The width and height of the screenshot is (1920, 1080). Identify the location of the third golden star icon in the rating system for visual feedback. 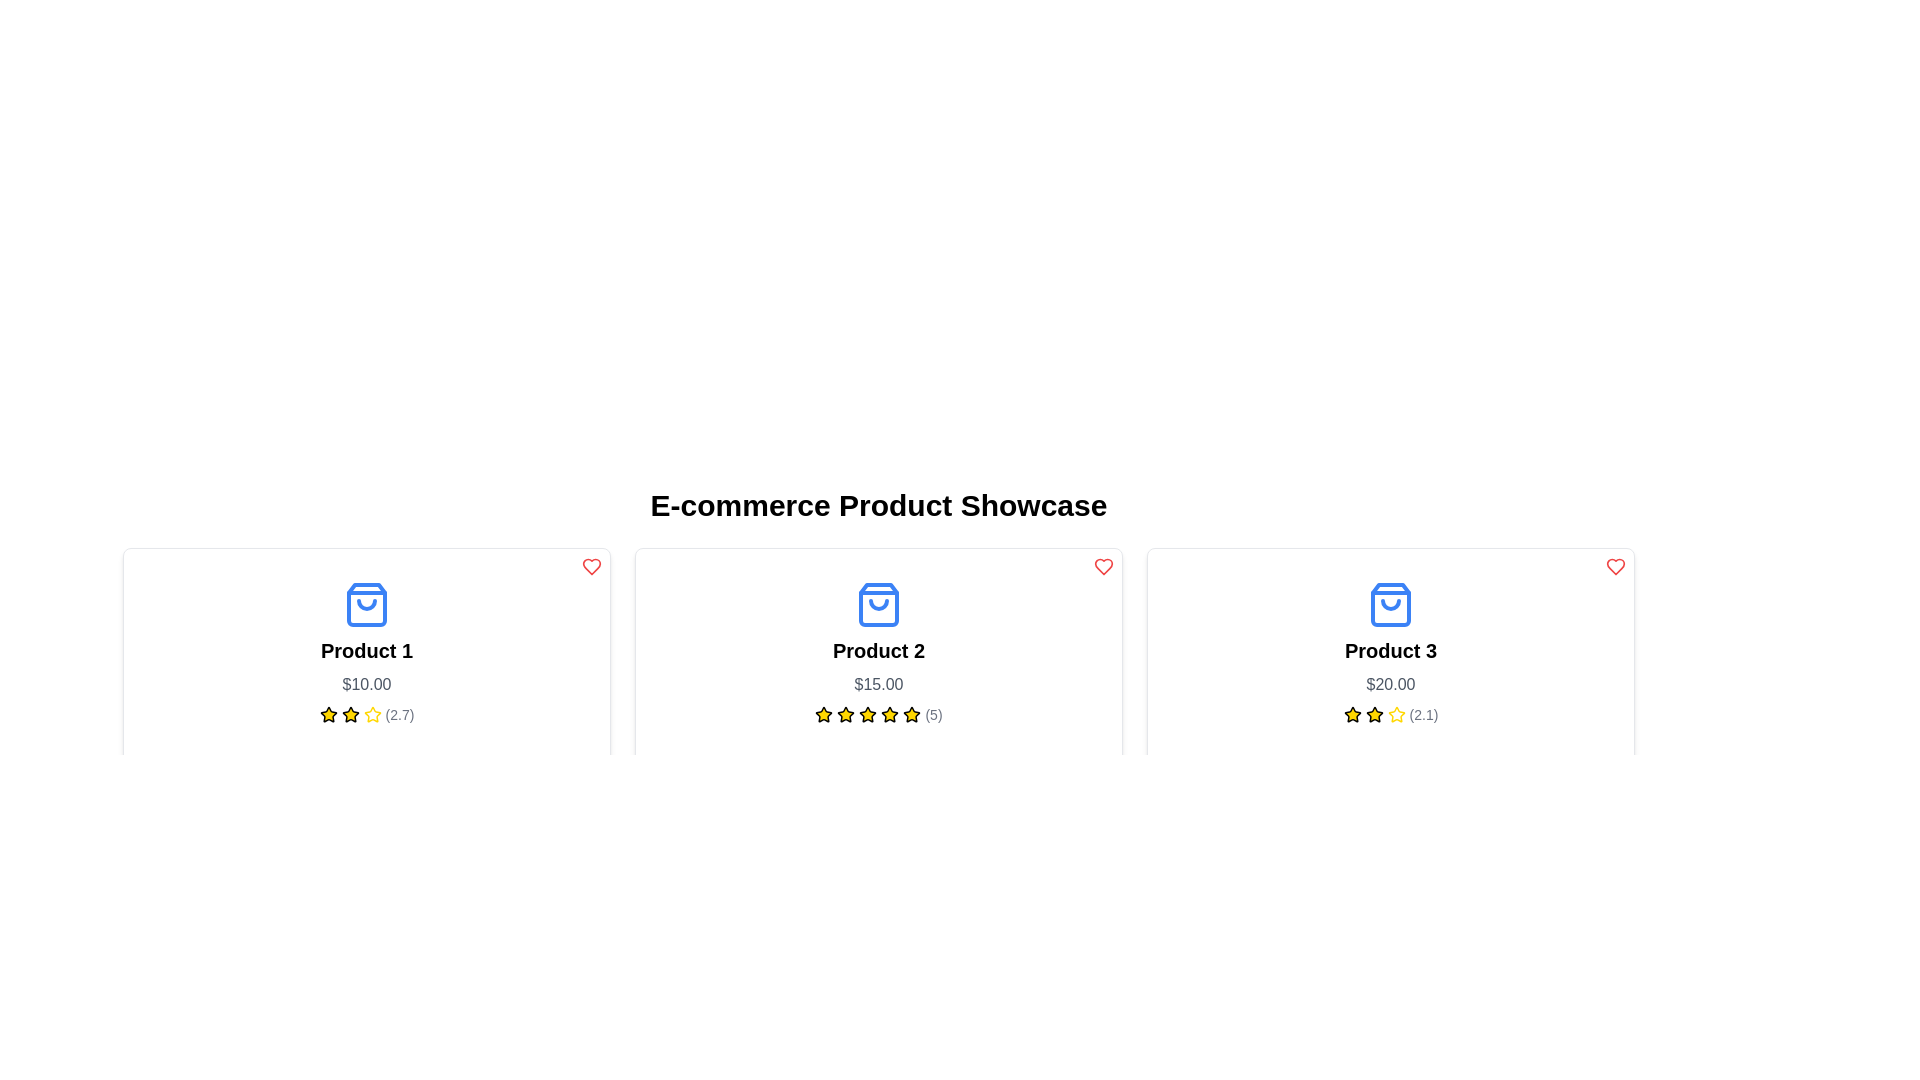
(846, 713).